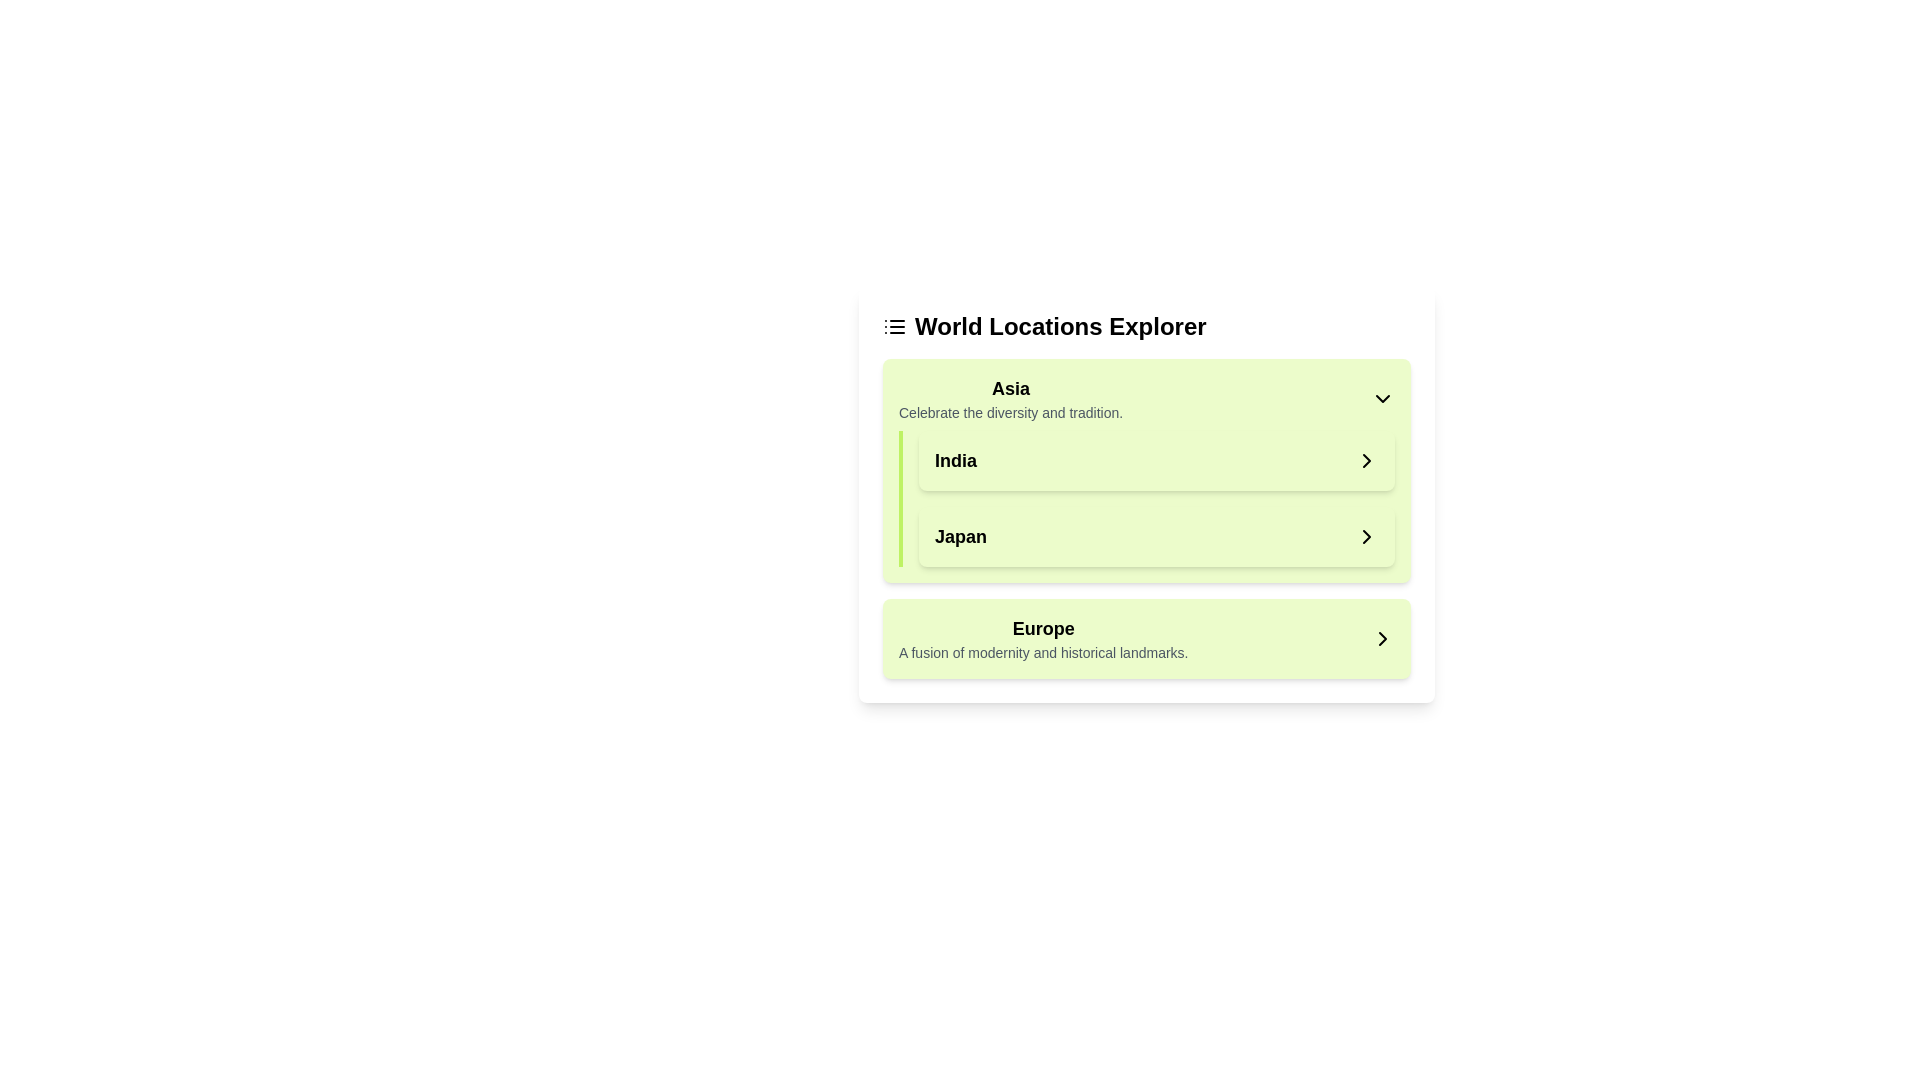  What do you see at coordinates (1156, 461) in the screenshot?
I see `the first list item in the 'Asia' section that represents 'India'` at bounding box center [1156, 461].